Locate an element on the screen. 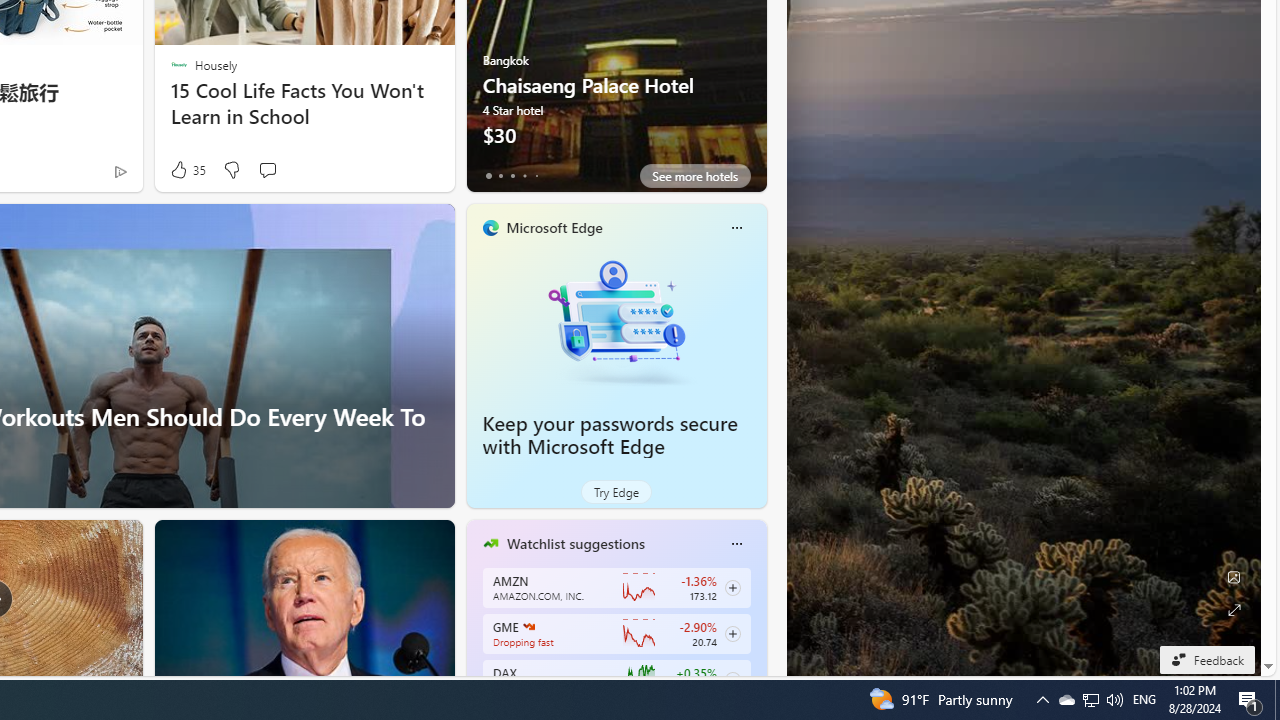 Image resolution: width=1280 pixels, height=720 pixels. 'tab-1' is located at coordinates (500, 175).